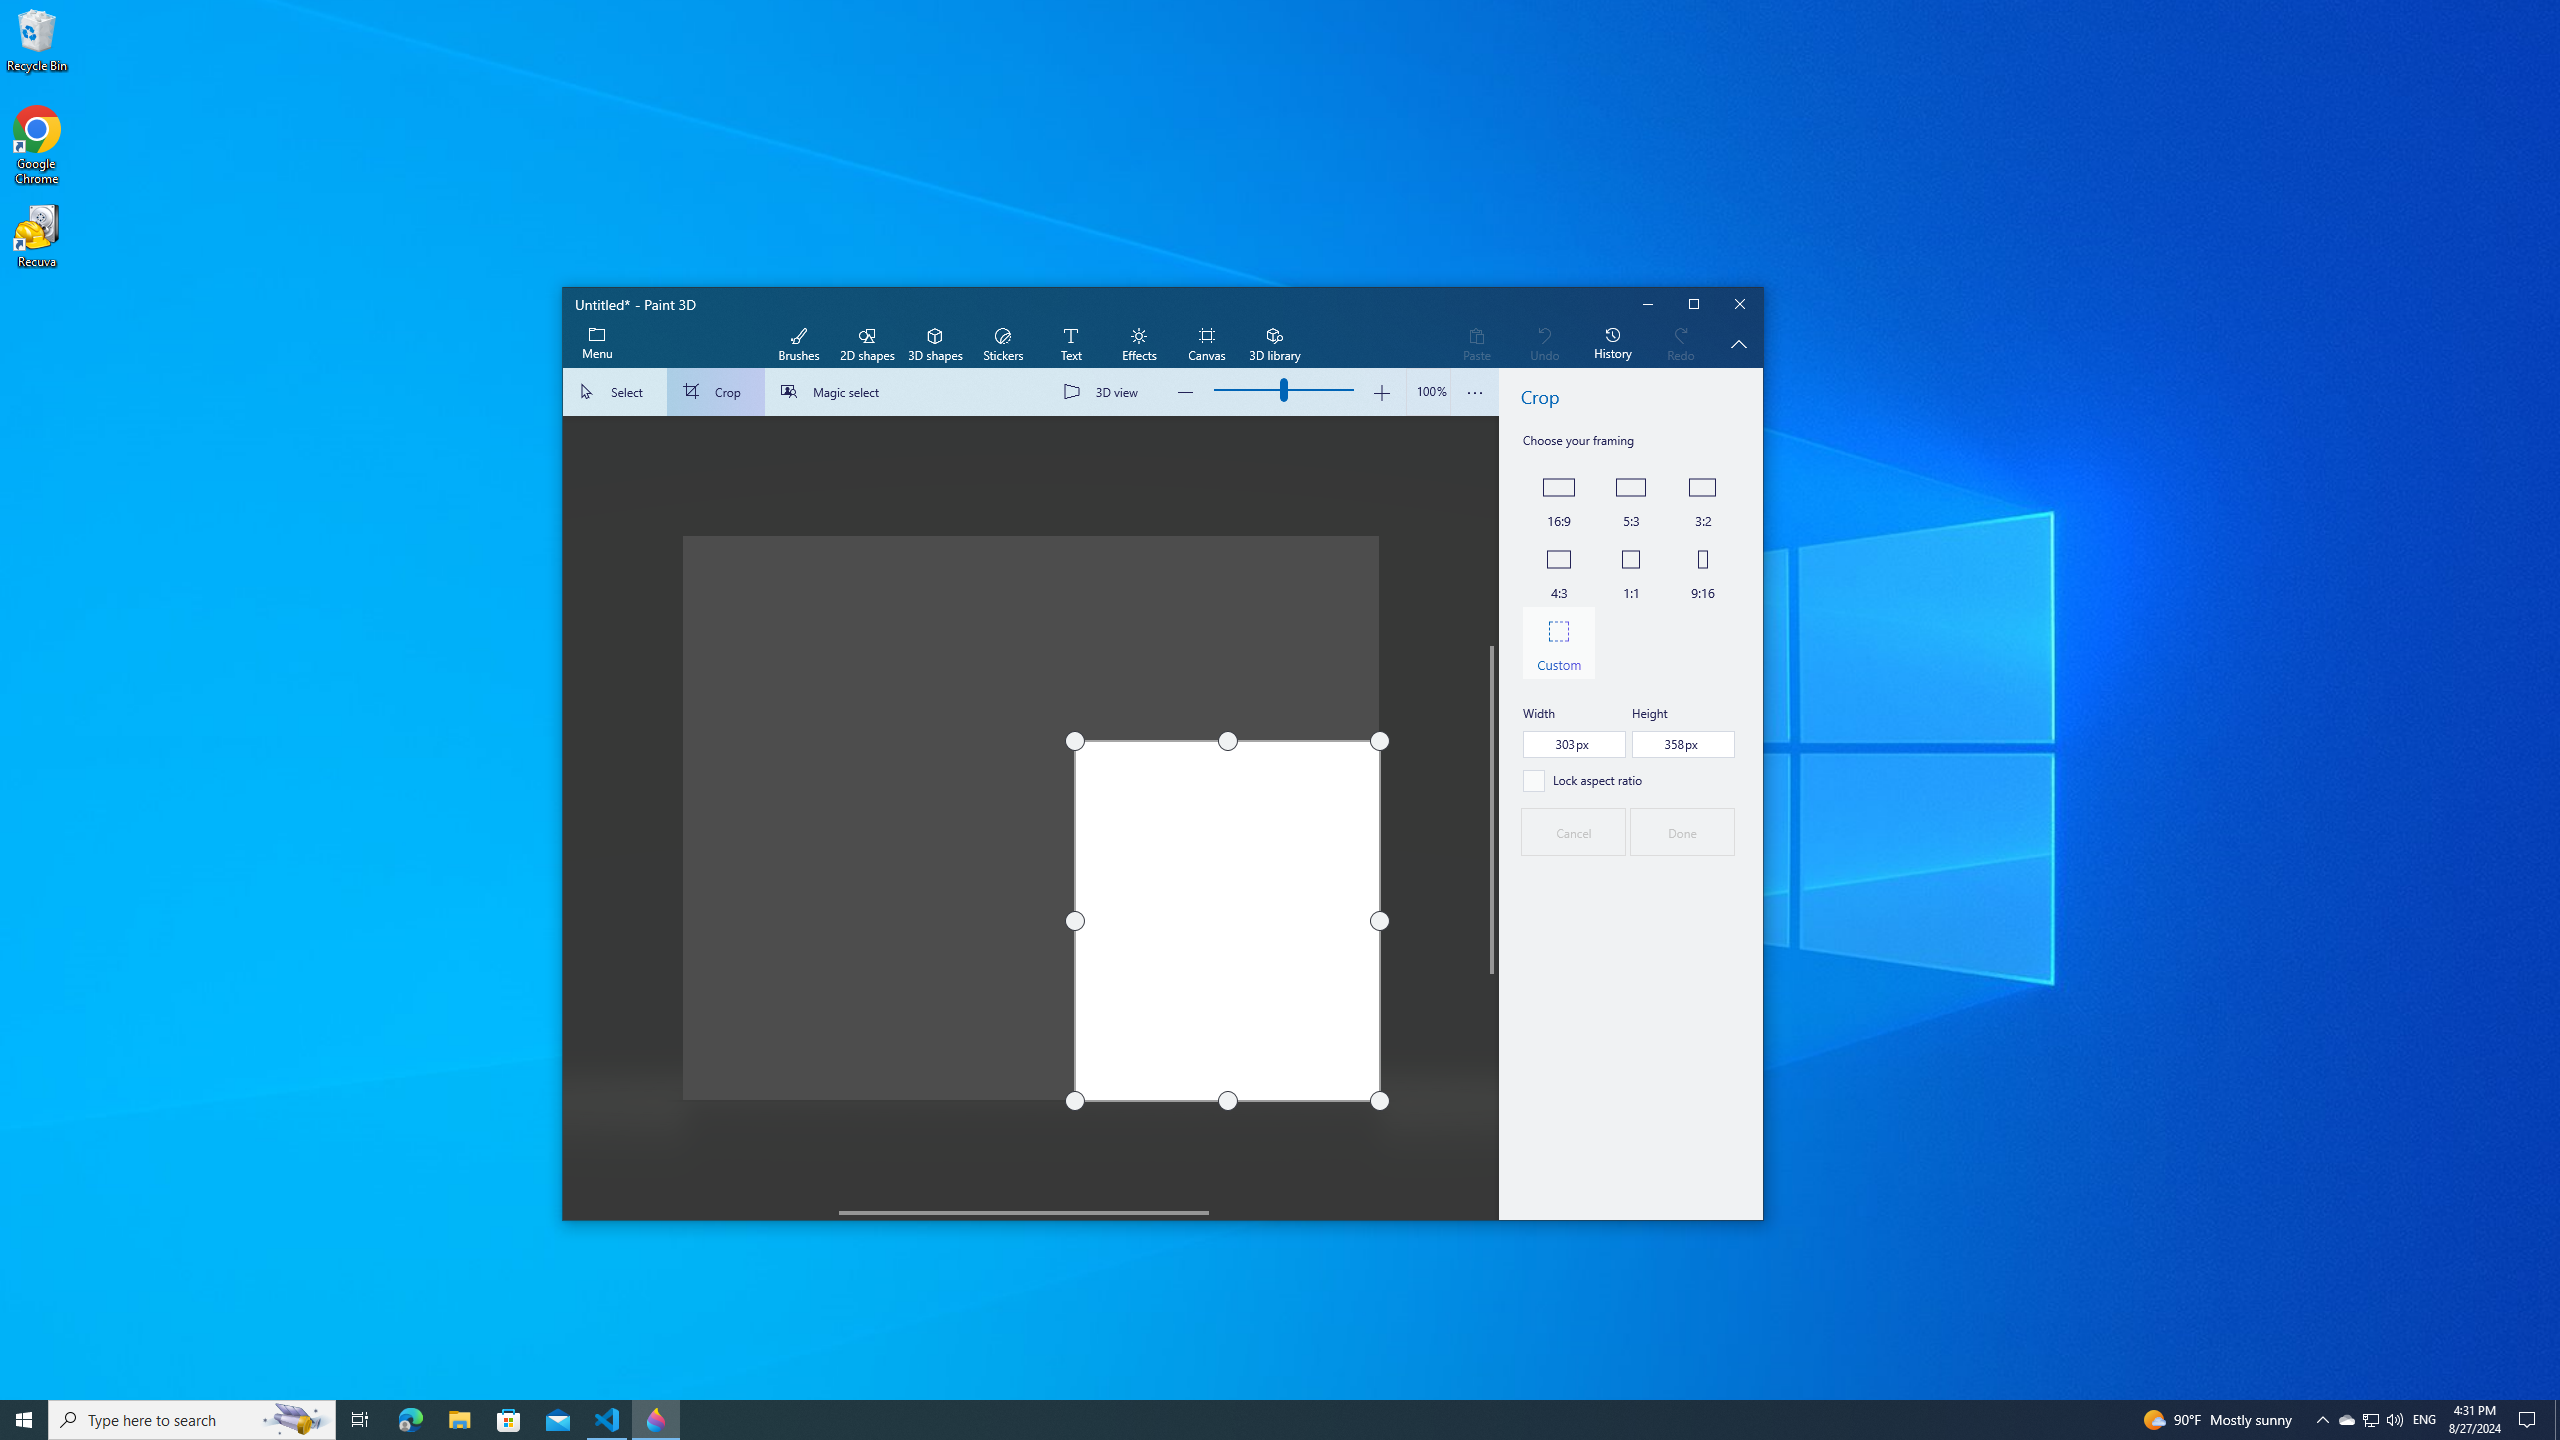  What do you see at coordinates (1558, 643) in the screenshot?
I see `'Custom'` at bounding box center [1558, 643].